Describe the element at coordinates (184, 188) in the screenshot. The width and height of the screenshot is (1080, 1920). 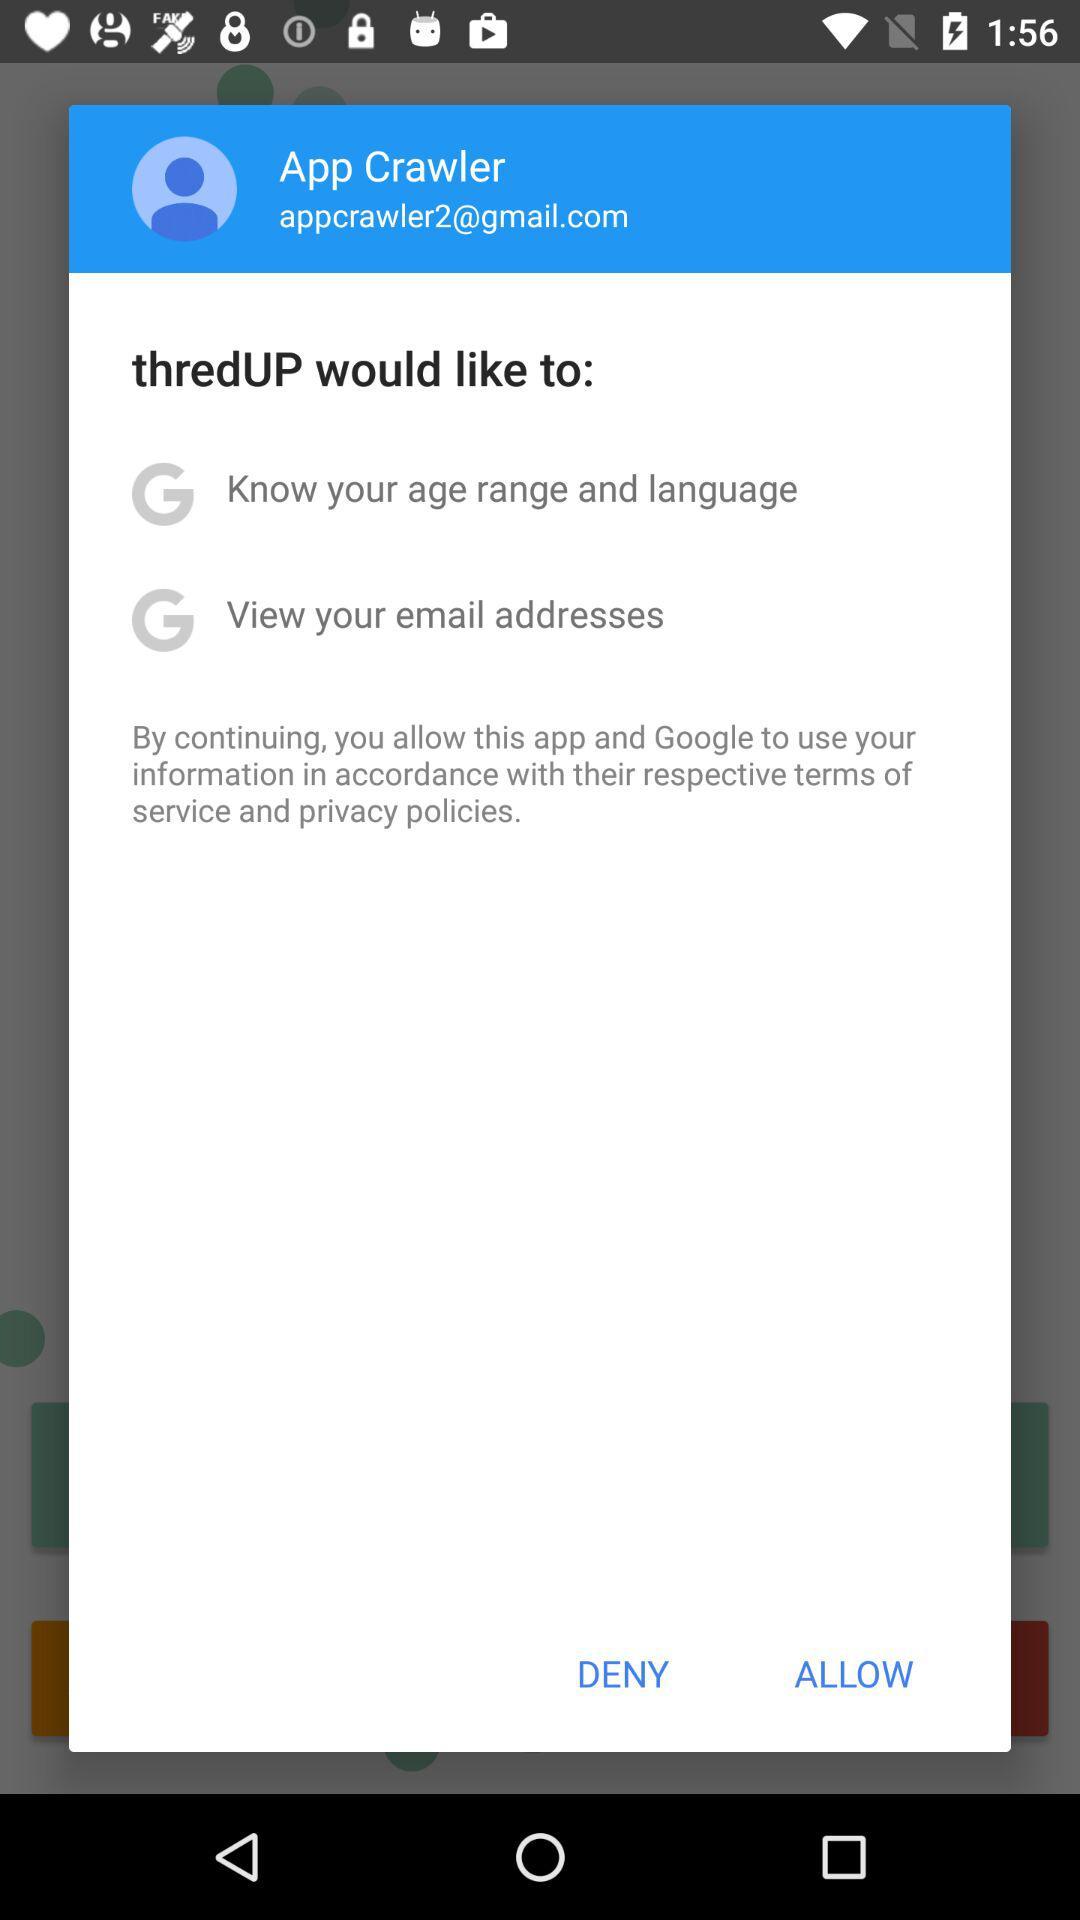
I see `the item next to the app crawler app` at that location.